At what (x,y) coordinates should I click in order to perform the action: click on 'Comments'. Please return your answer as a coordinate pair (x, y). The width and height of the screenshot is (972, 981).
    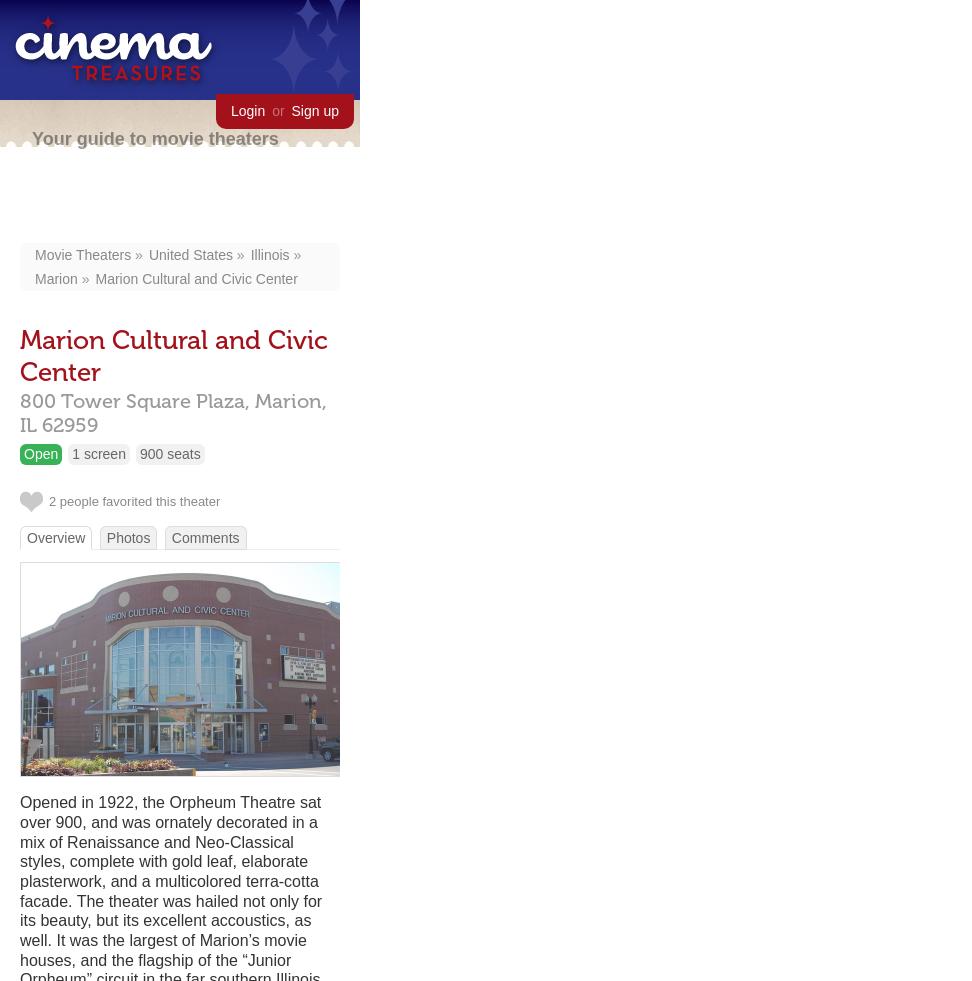
    Looking at the image, I should click on (203, 536).